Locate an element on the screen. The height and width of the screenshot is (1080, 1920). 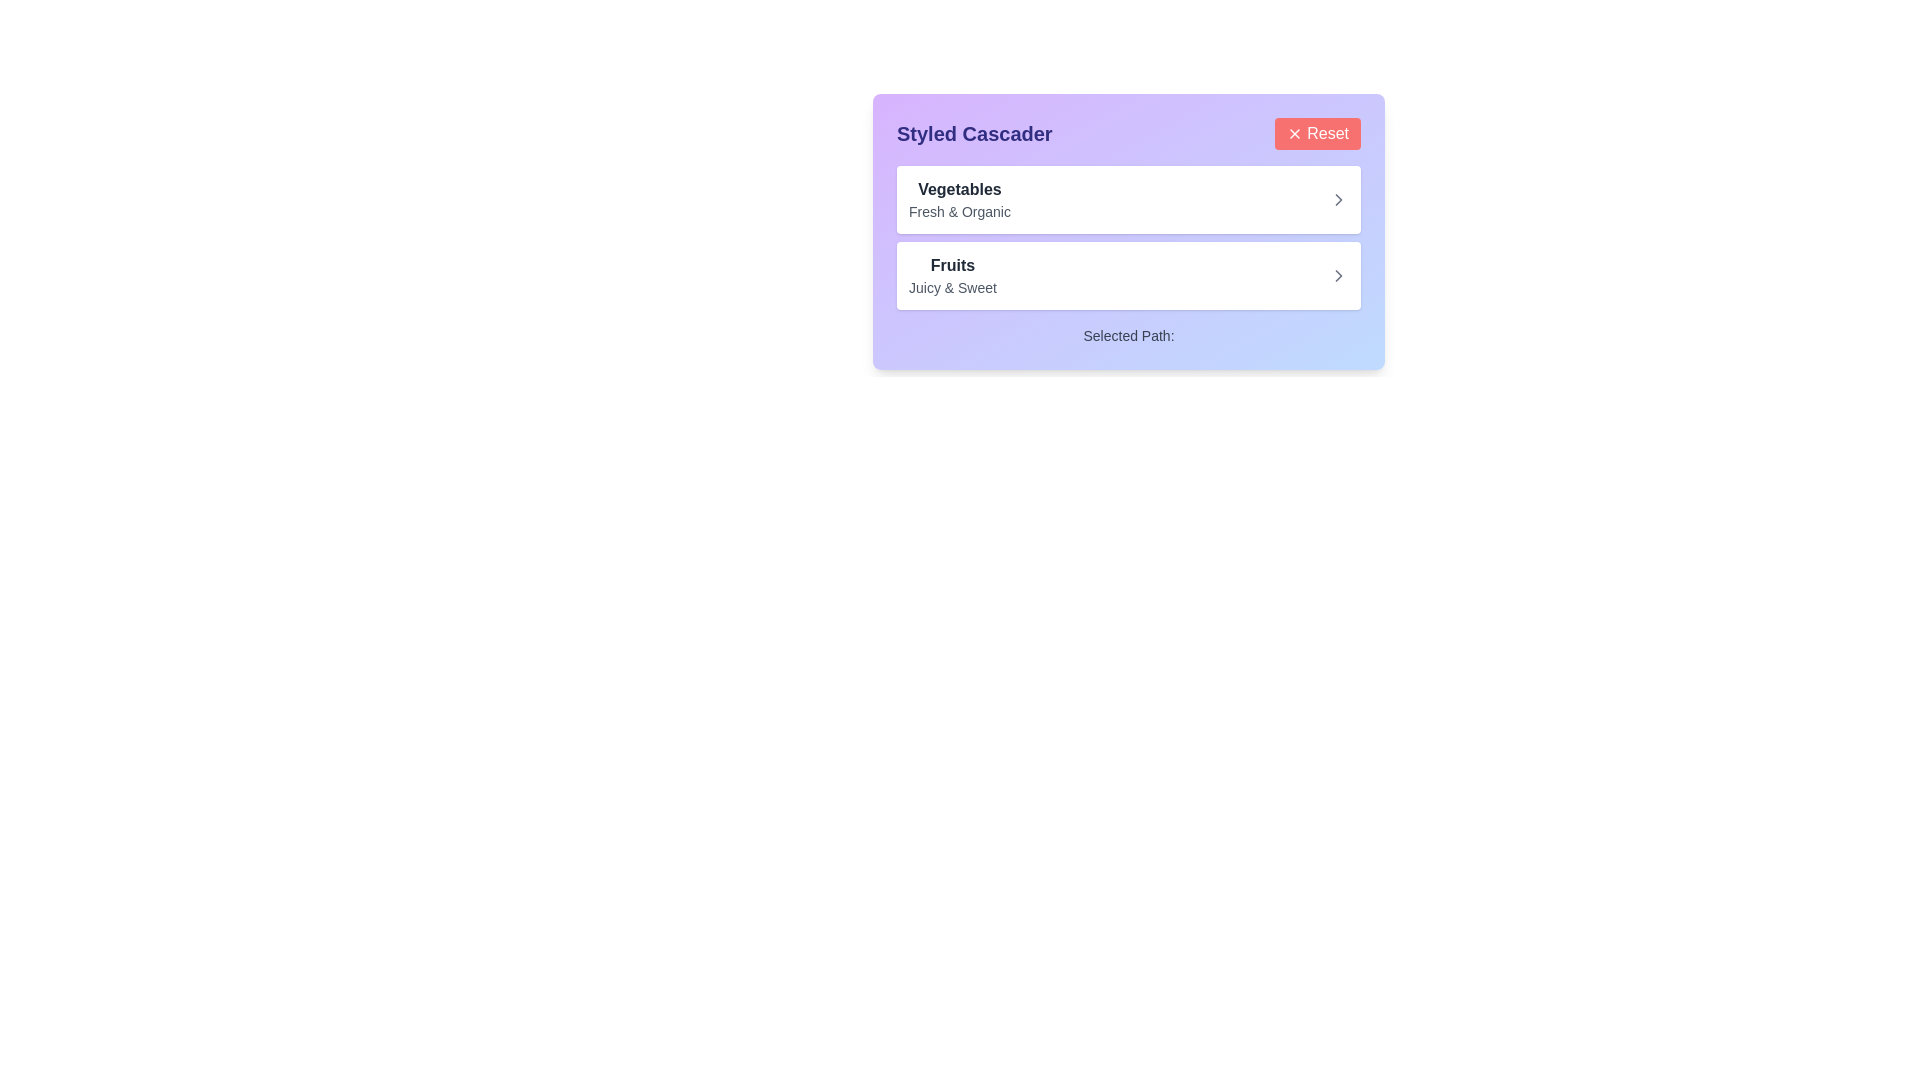
the text label indicating 'Fruits' with the phrase 'Juicy & Sweet', located centrally in the second row of a cascading selection component, positioned below the 'Vegetables' label is located at coordinates (951, 276).